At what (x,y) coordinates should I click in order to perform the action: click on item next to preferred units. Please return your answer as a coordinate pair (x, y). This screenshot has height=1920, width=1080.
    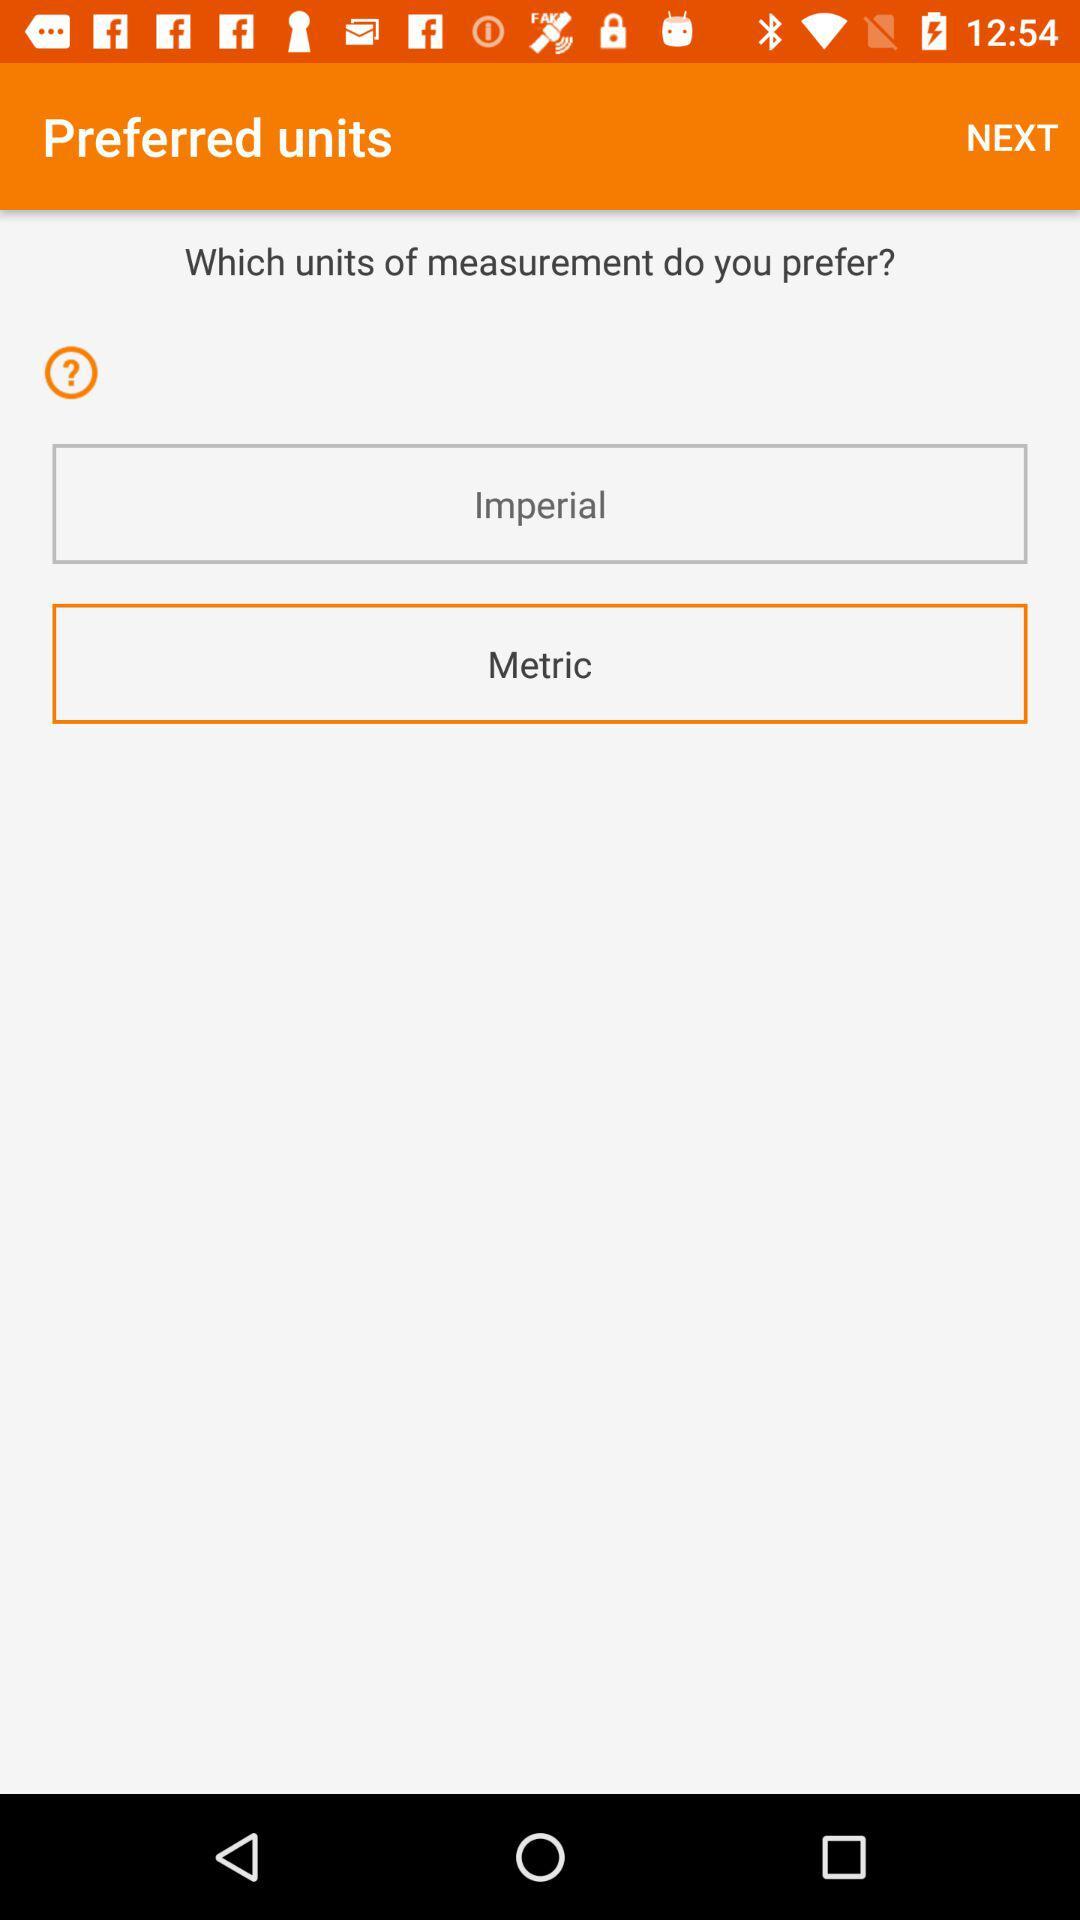
    Looking at the image, I should click on (1012, 135).